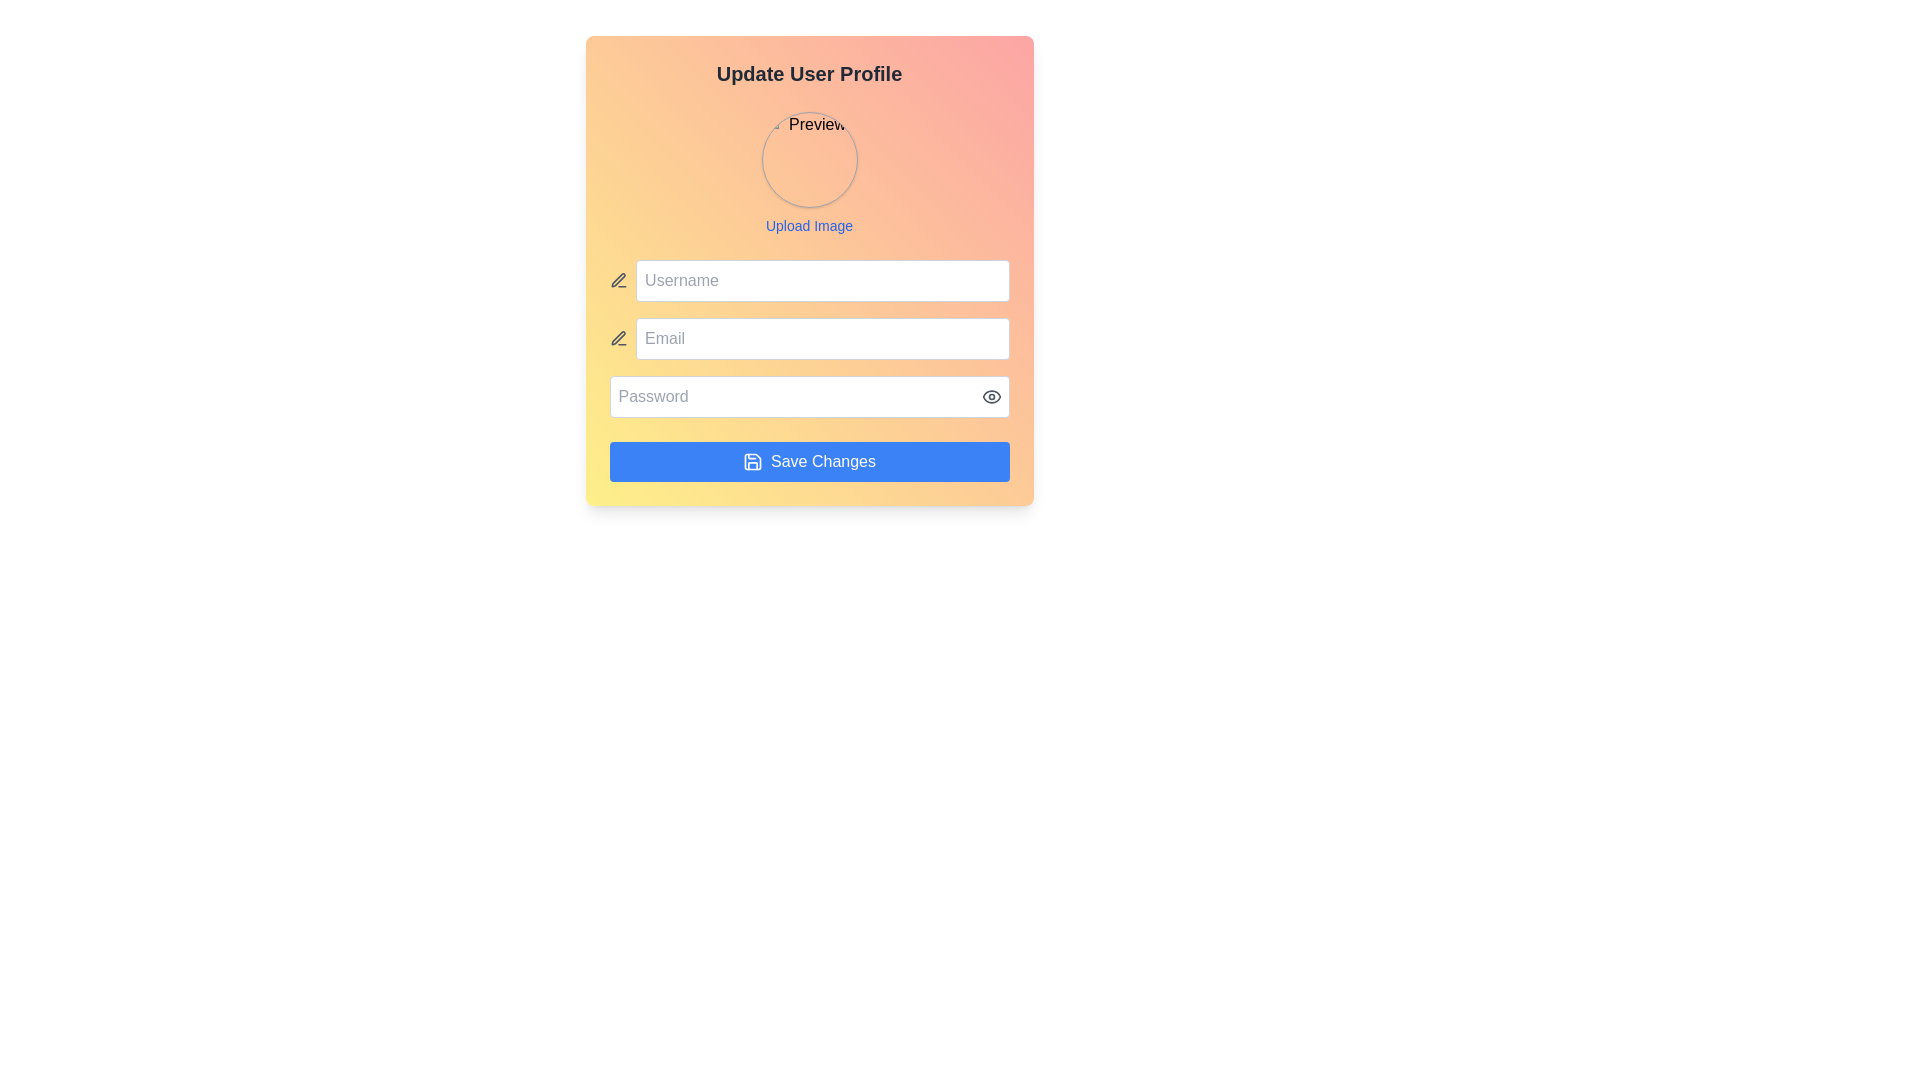 The width and height of the screenshot is (1920, 1080). Describe the element at coordinates (809, 225) in the screenshot. I see `the 'Upload Image' text link, which is styled in blue and is underlined on hover, to initiate the upload process` at that location.